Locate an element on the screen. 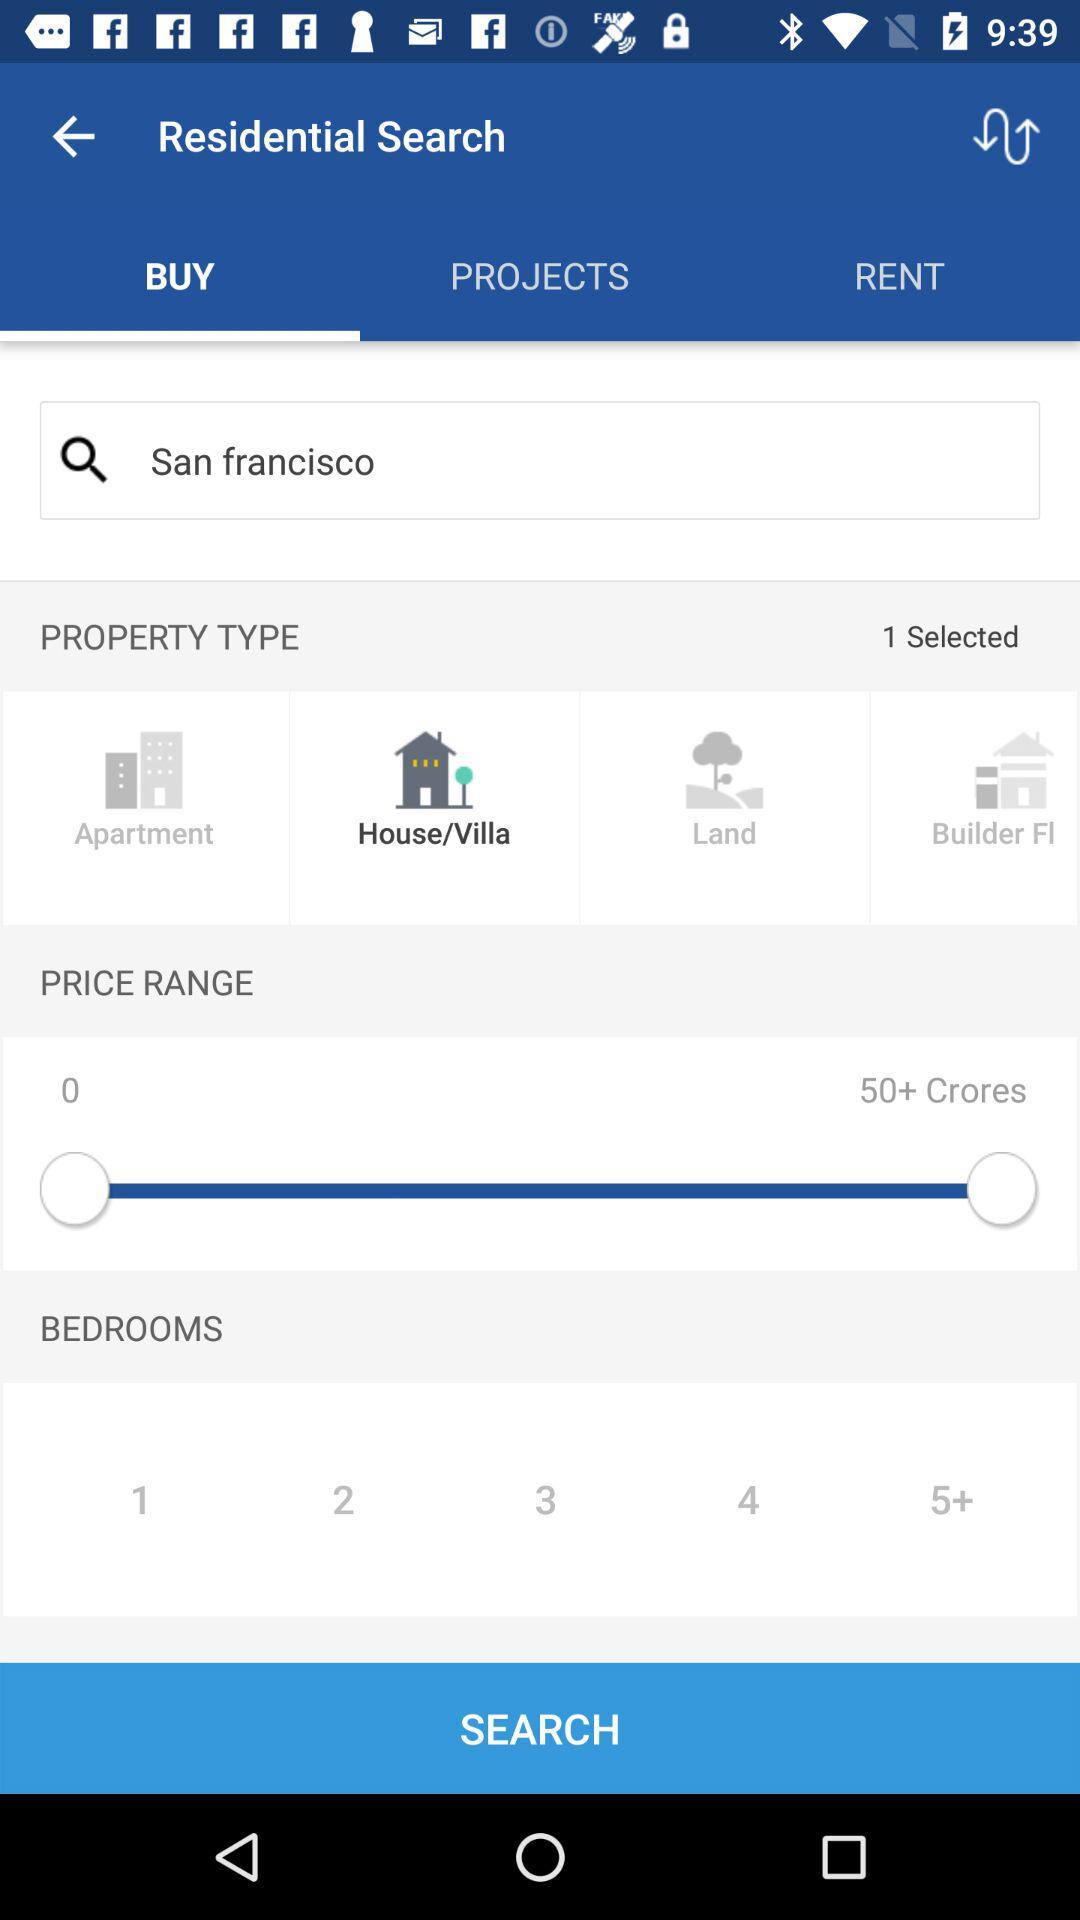  2 below bed rooms is located at coordinates (342, 1499).